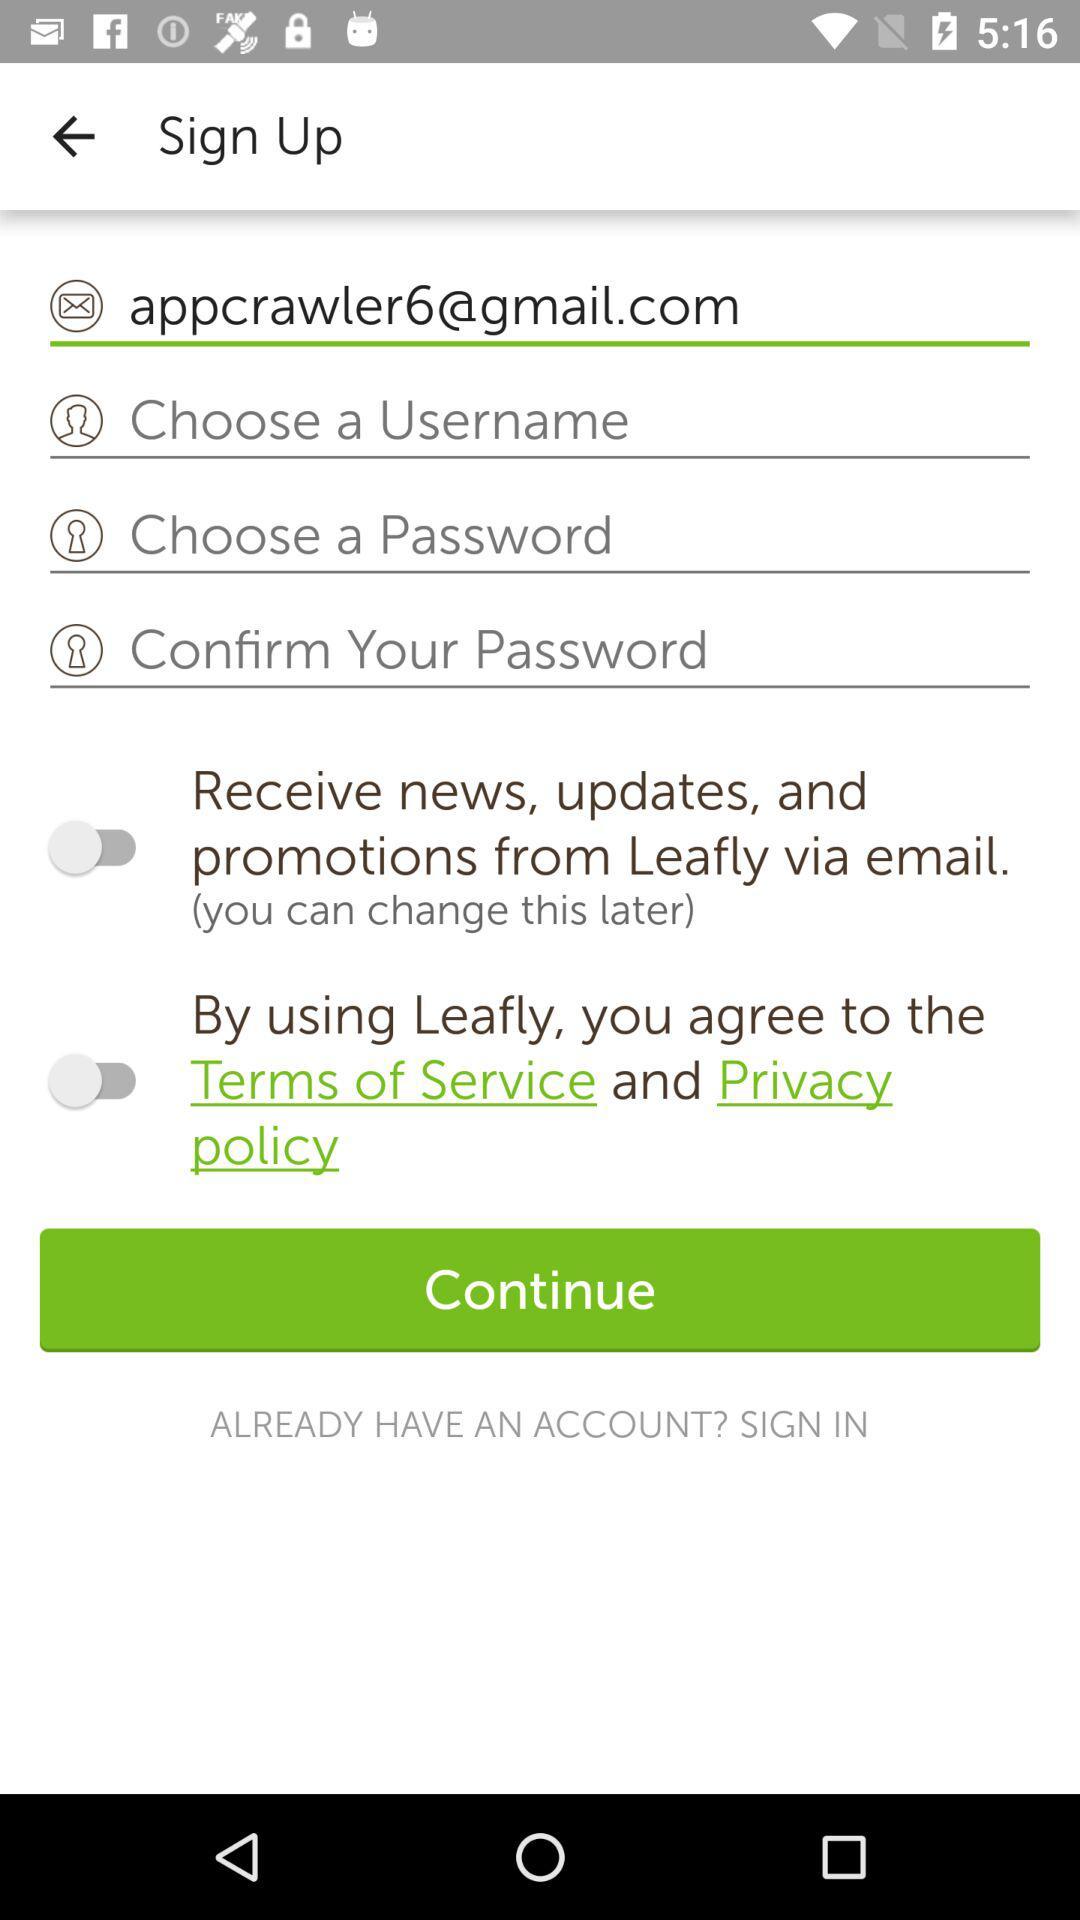  What do you see at coordinates (614, 1079) in the screenshot?
I see `icon above continue icon` at bounding box center [614, 1079].